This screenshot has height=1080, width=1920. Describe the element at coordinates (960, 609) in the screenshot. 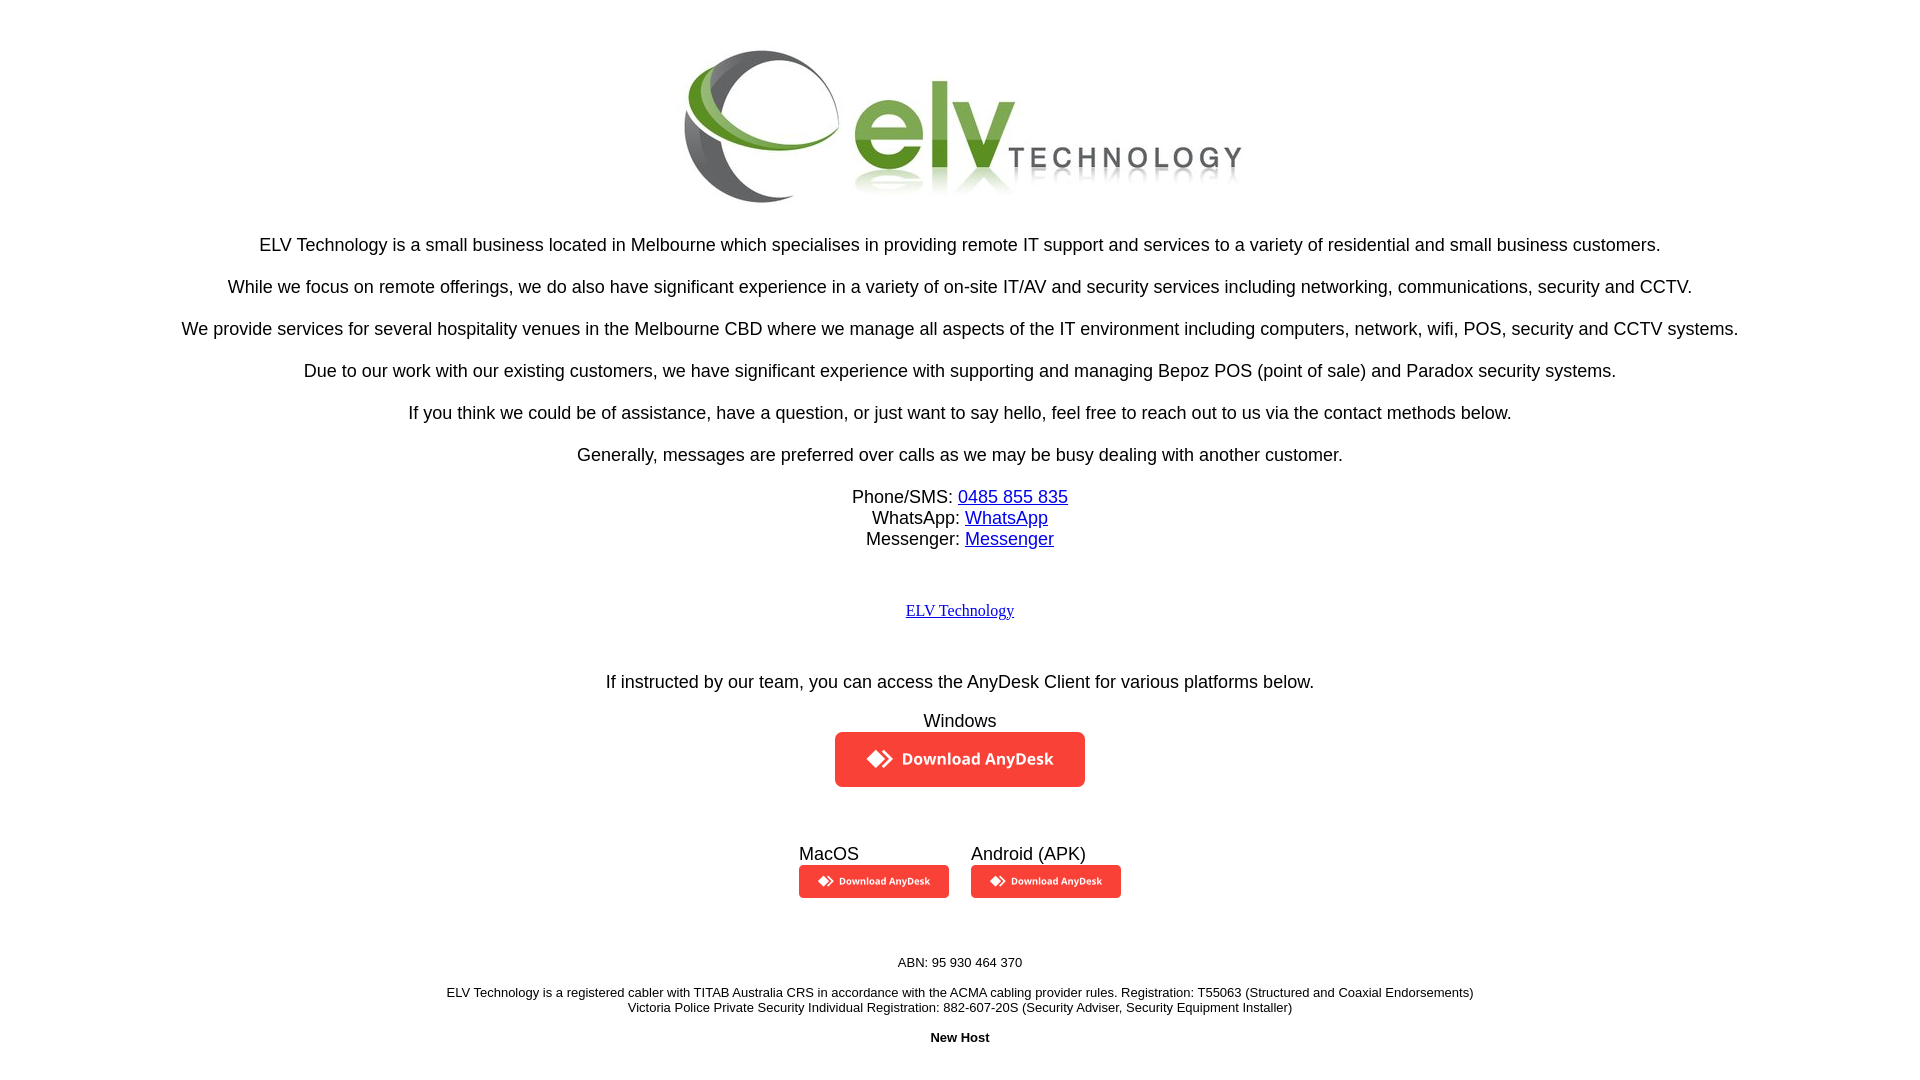

I see `'ELV Technology'` at that location.